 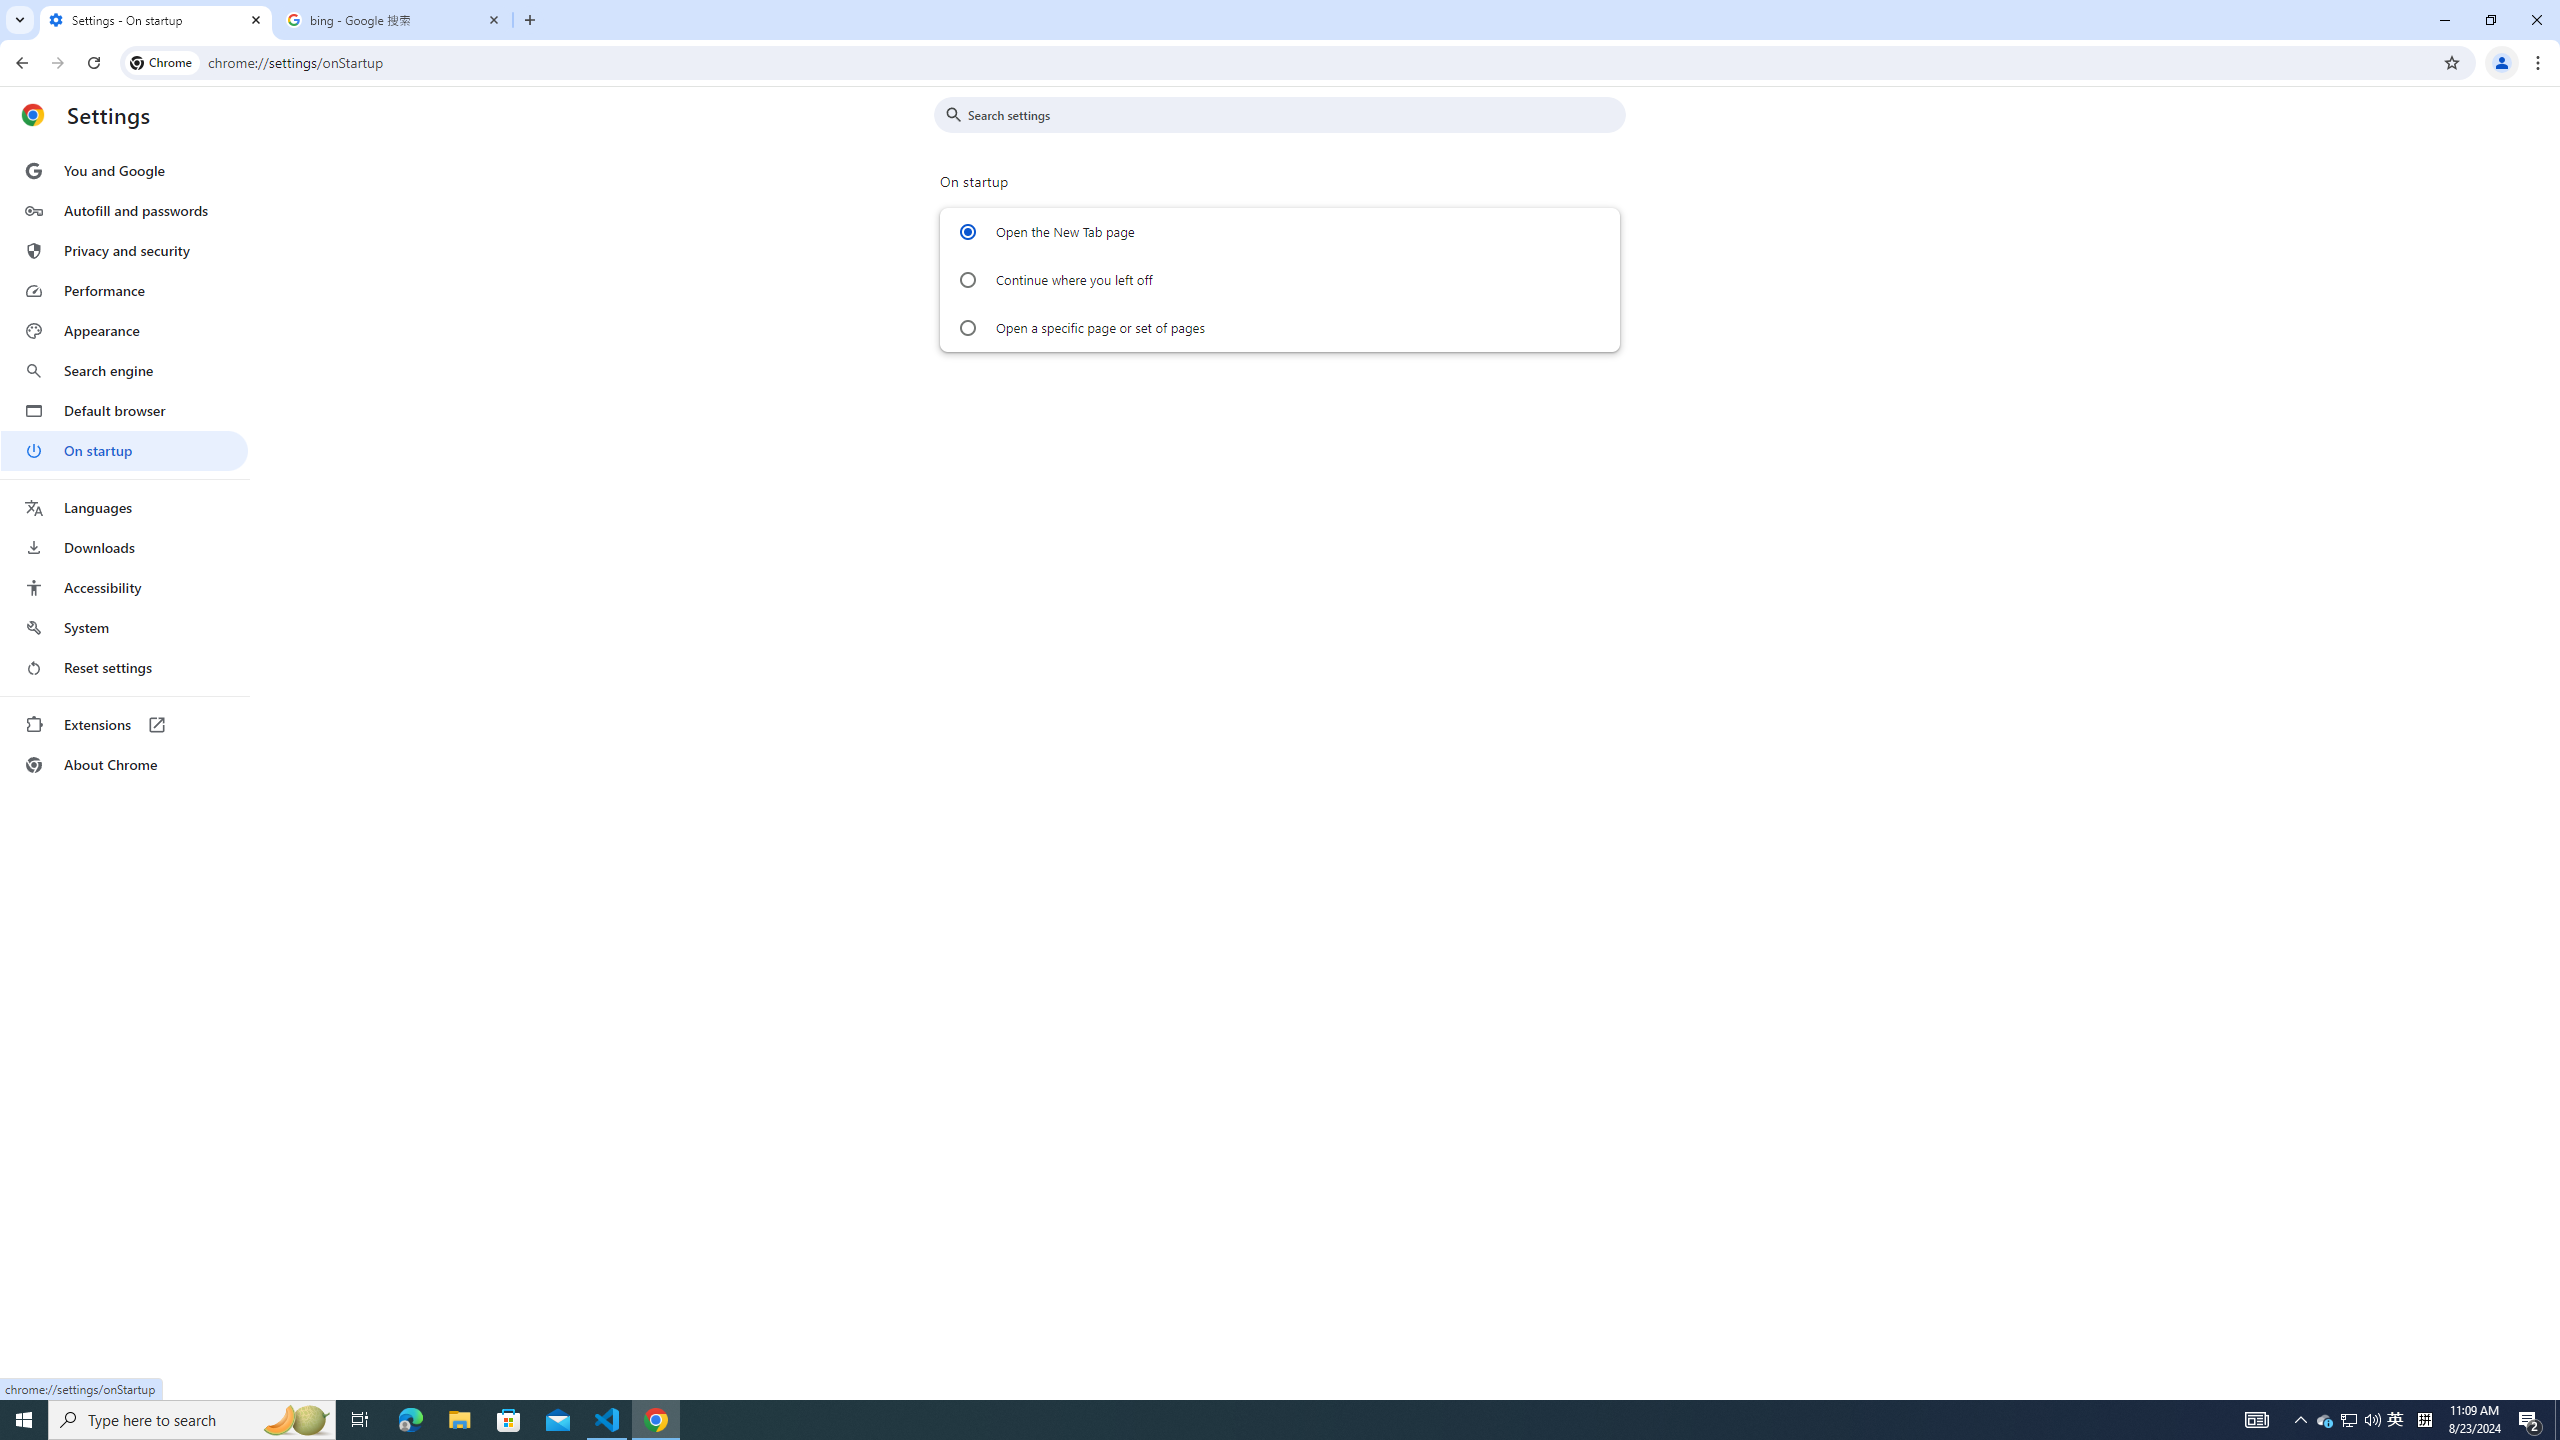 What do you see at coordinates (123, 290) in the screenshot?
I see `'Performance'` at bounding box center [123, 290].